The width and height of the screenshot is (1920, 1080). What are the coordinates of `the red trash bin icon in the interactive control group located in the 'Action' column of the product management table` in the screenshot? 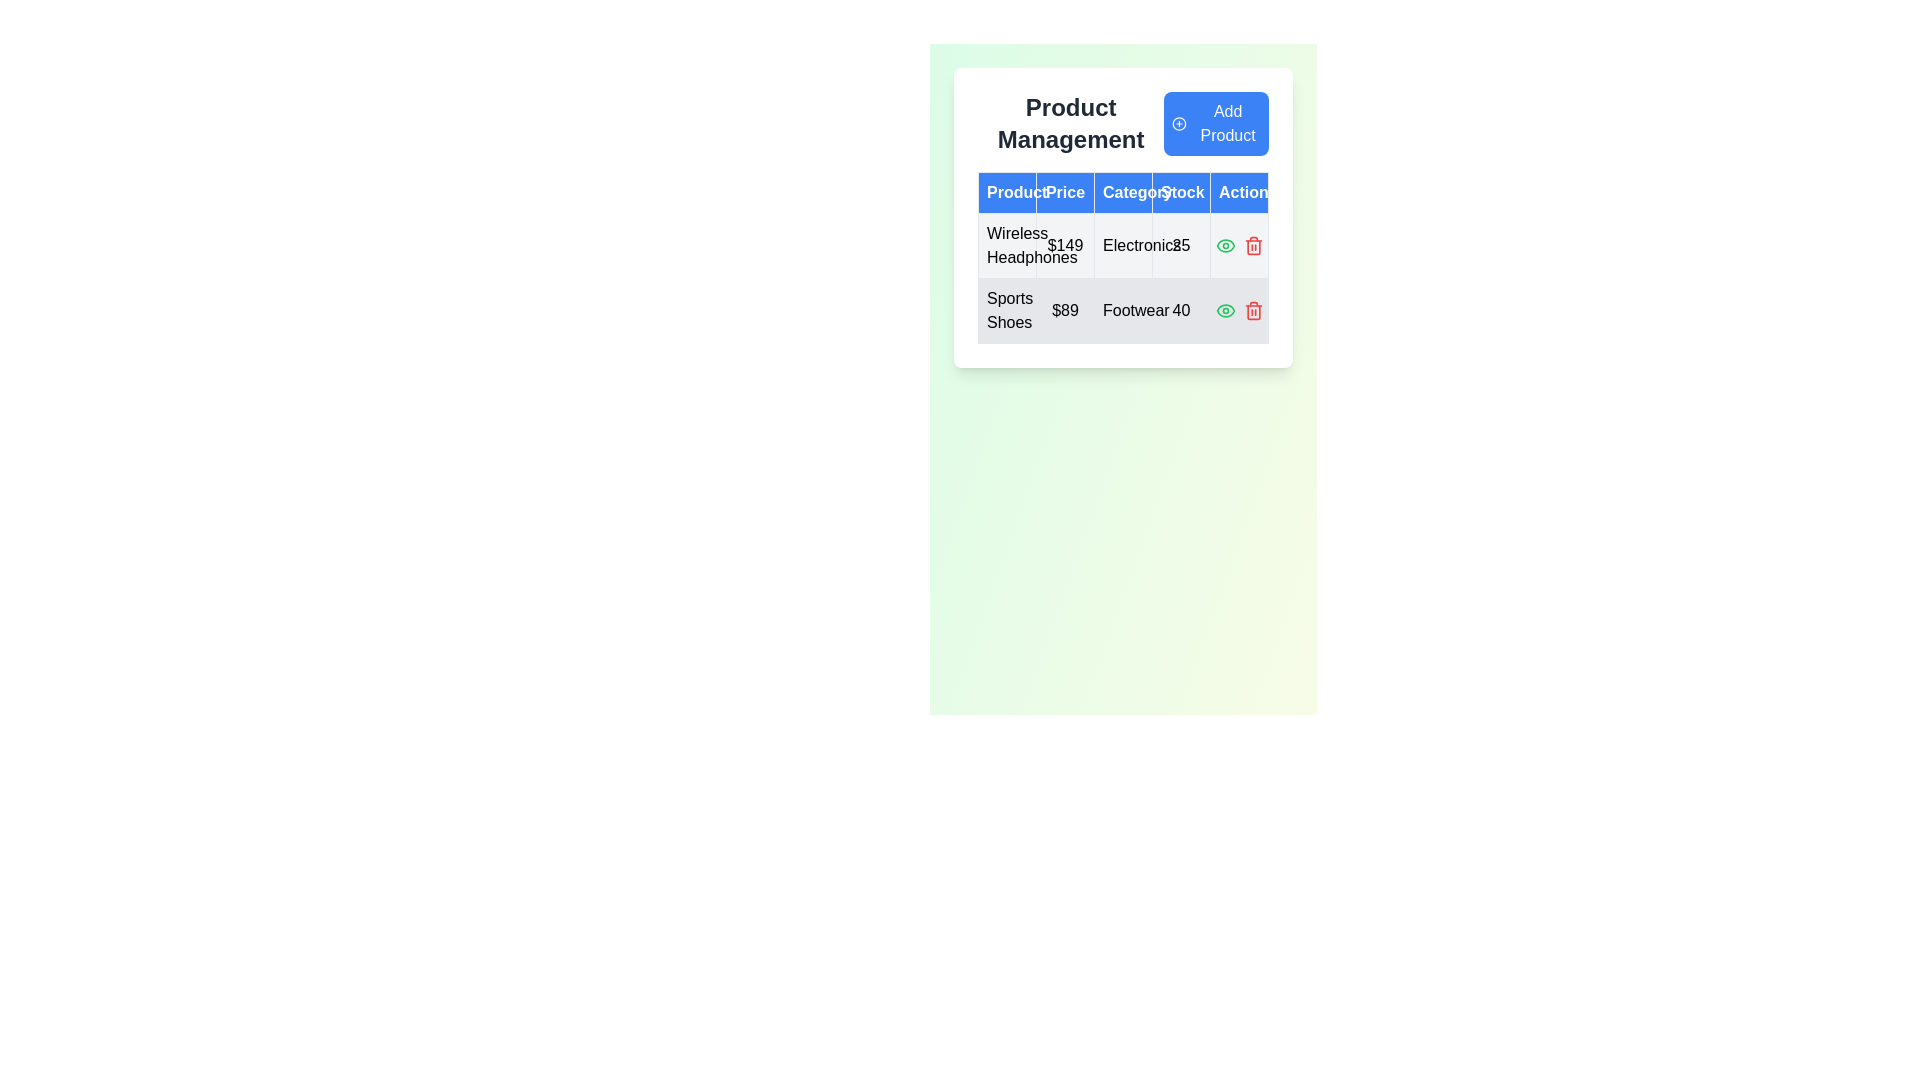 It's located at (1238, 245).